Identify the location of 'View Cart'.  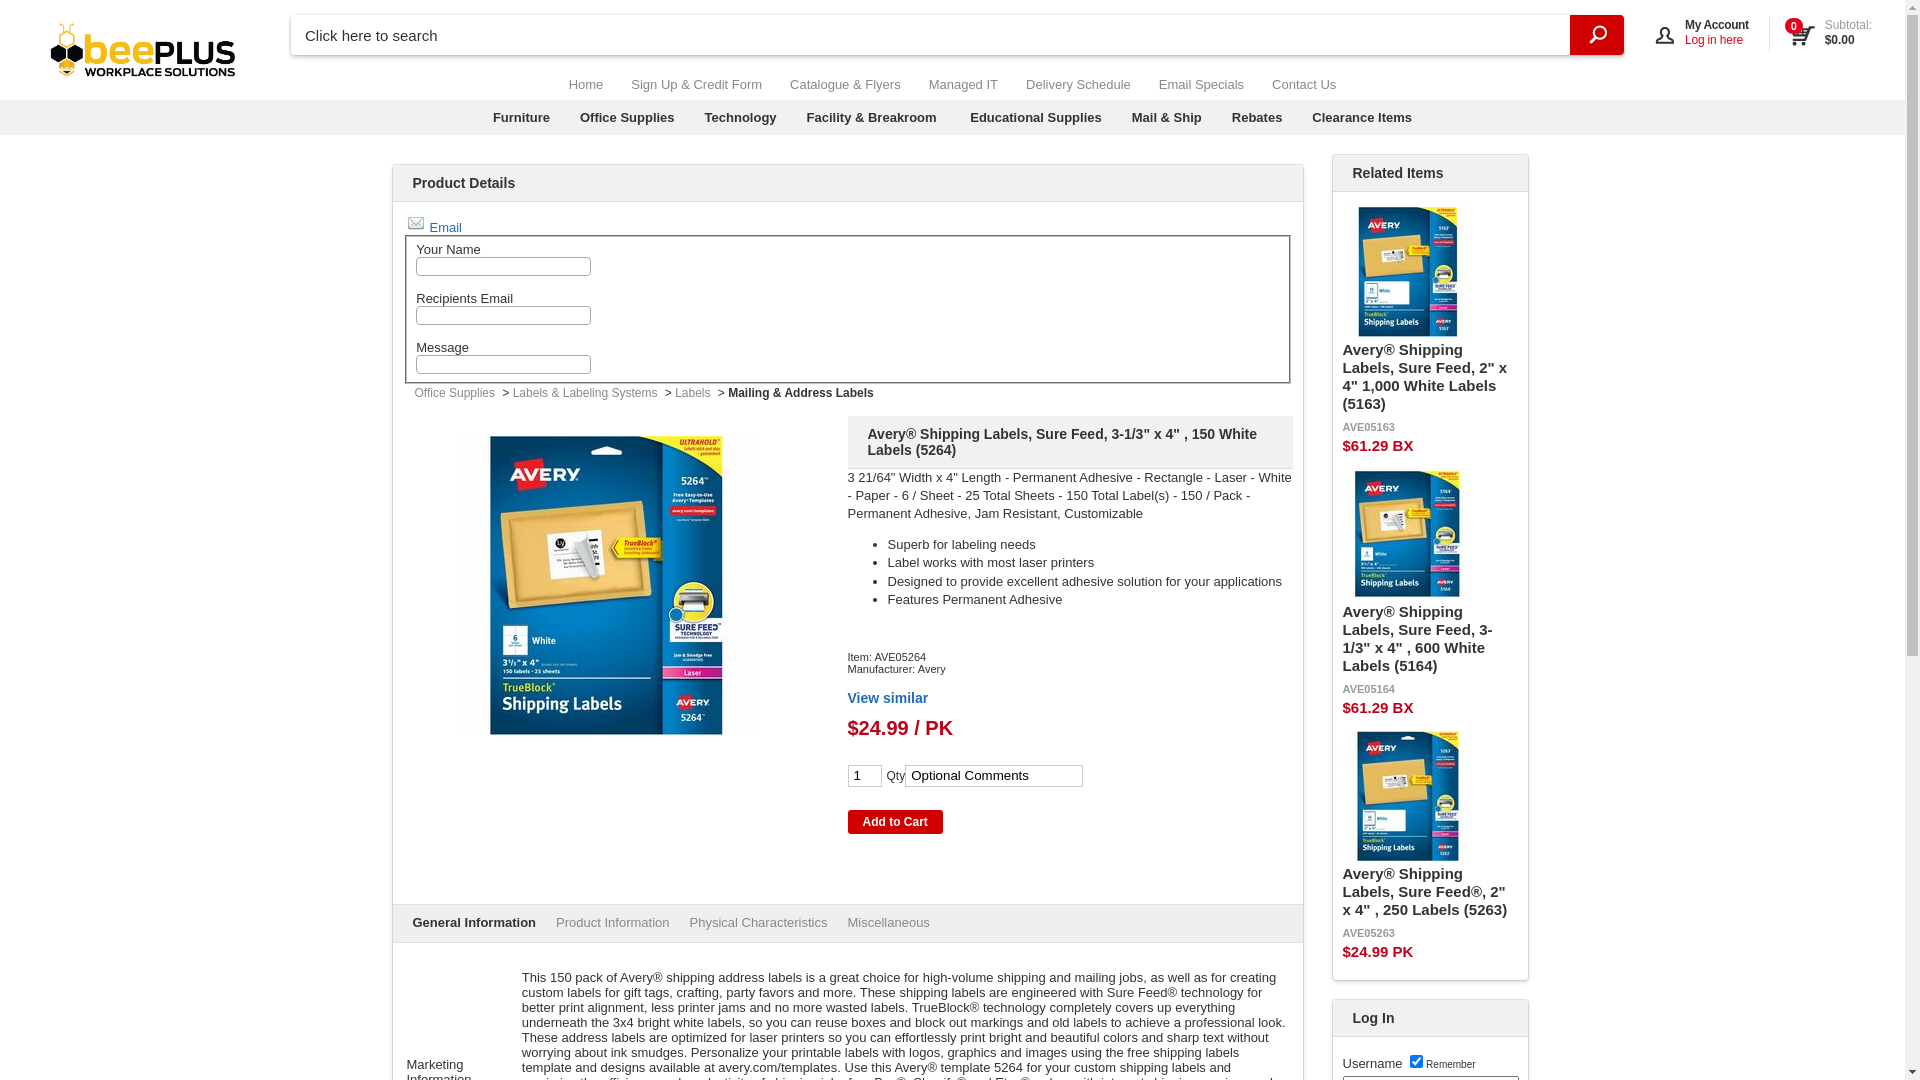
(1830, 34).